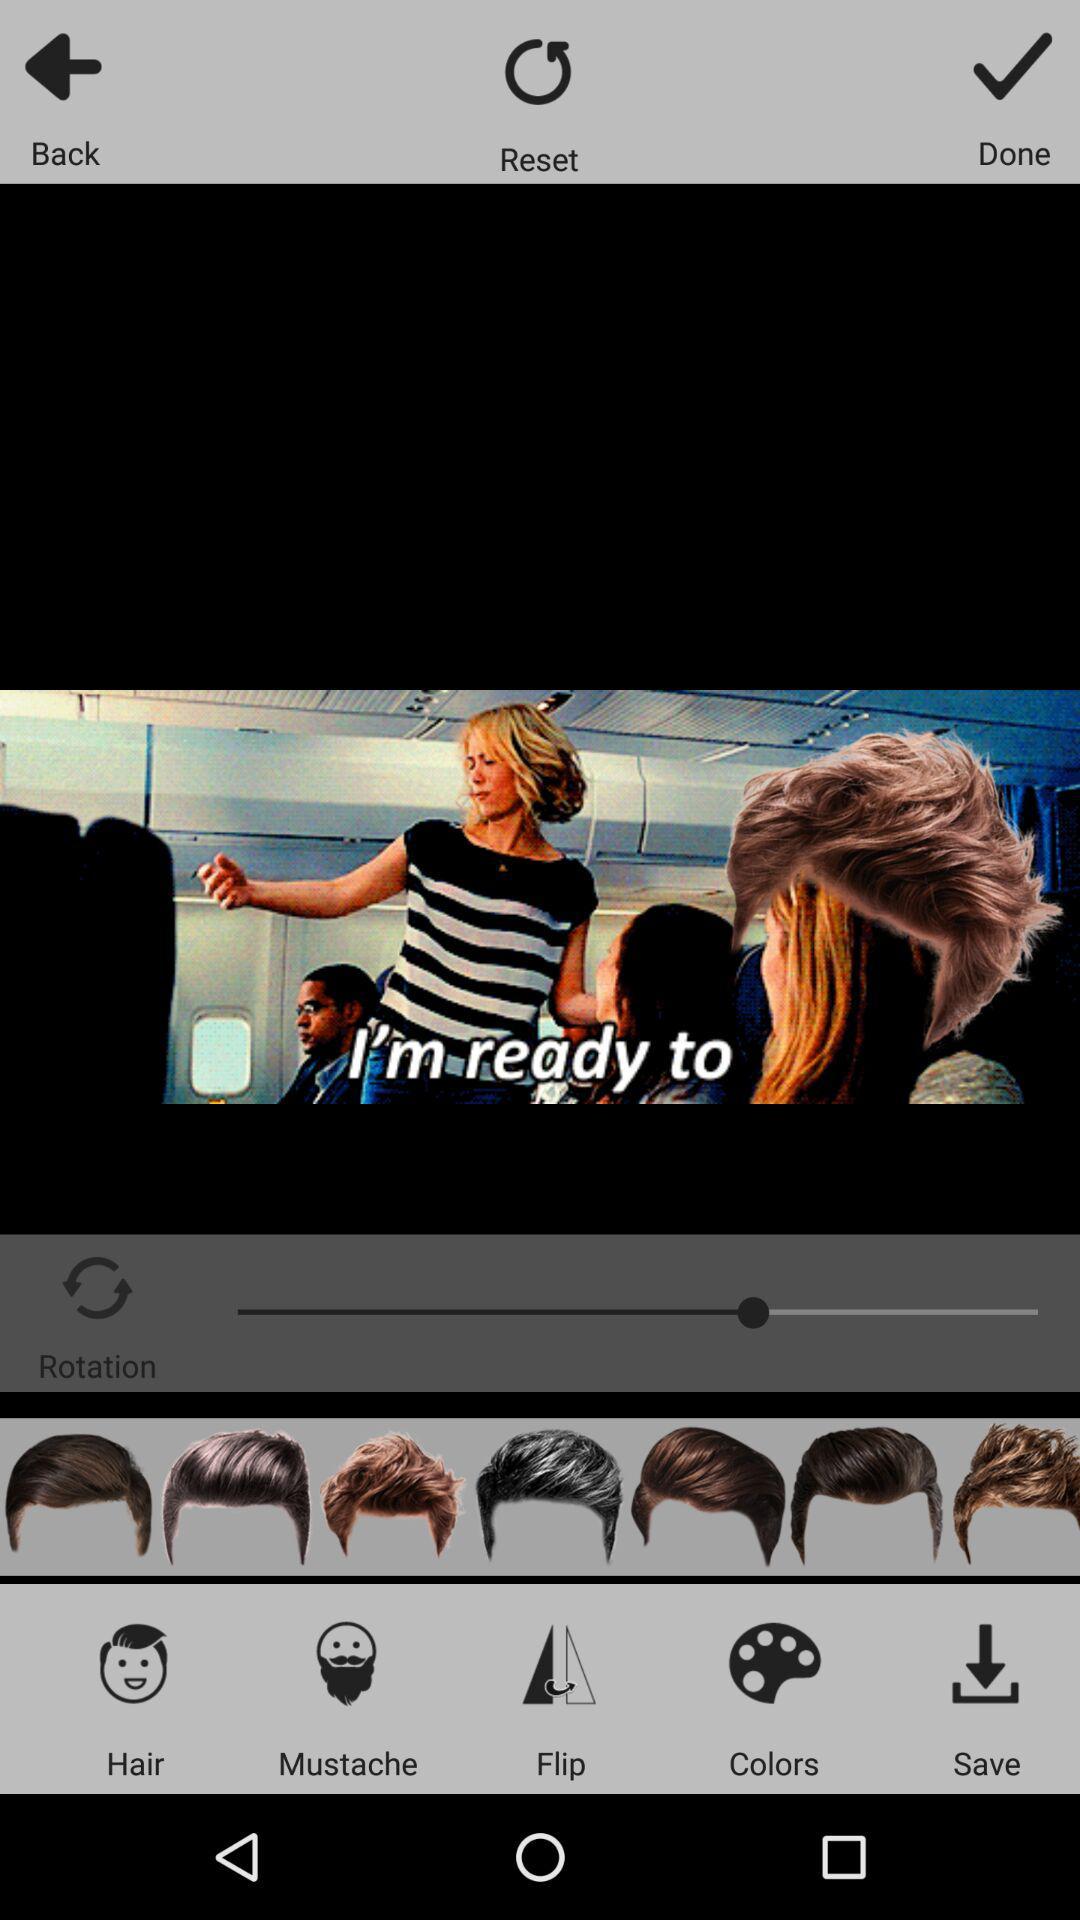  I want to click on second hairstyle, so click(235, 1497).